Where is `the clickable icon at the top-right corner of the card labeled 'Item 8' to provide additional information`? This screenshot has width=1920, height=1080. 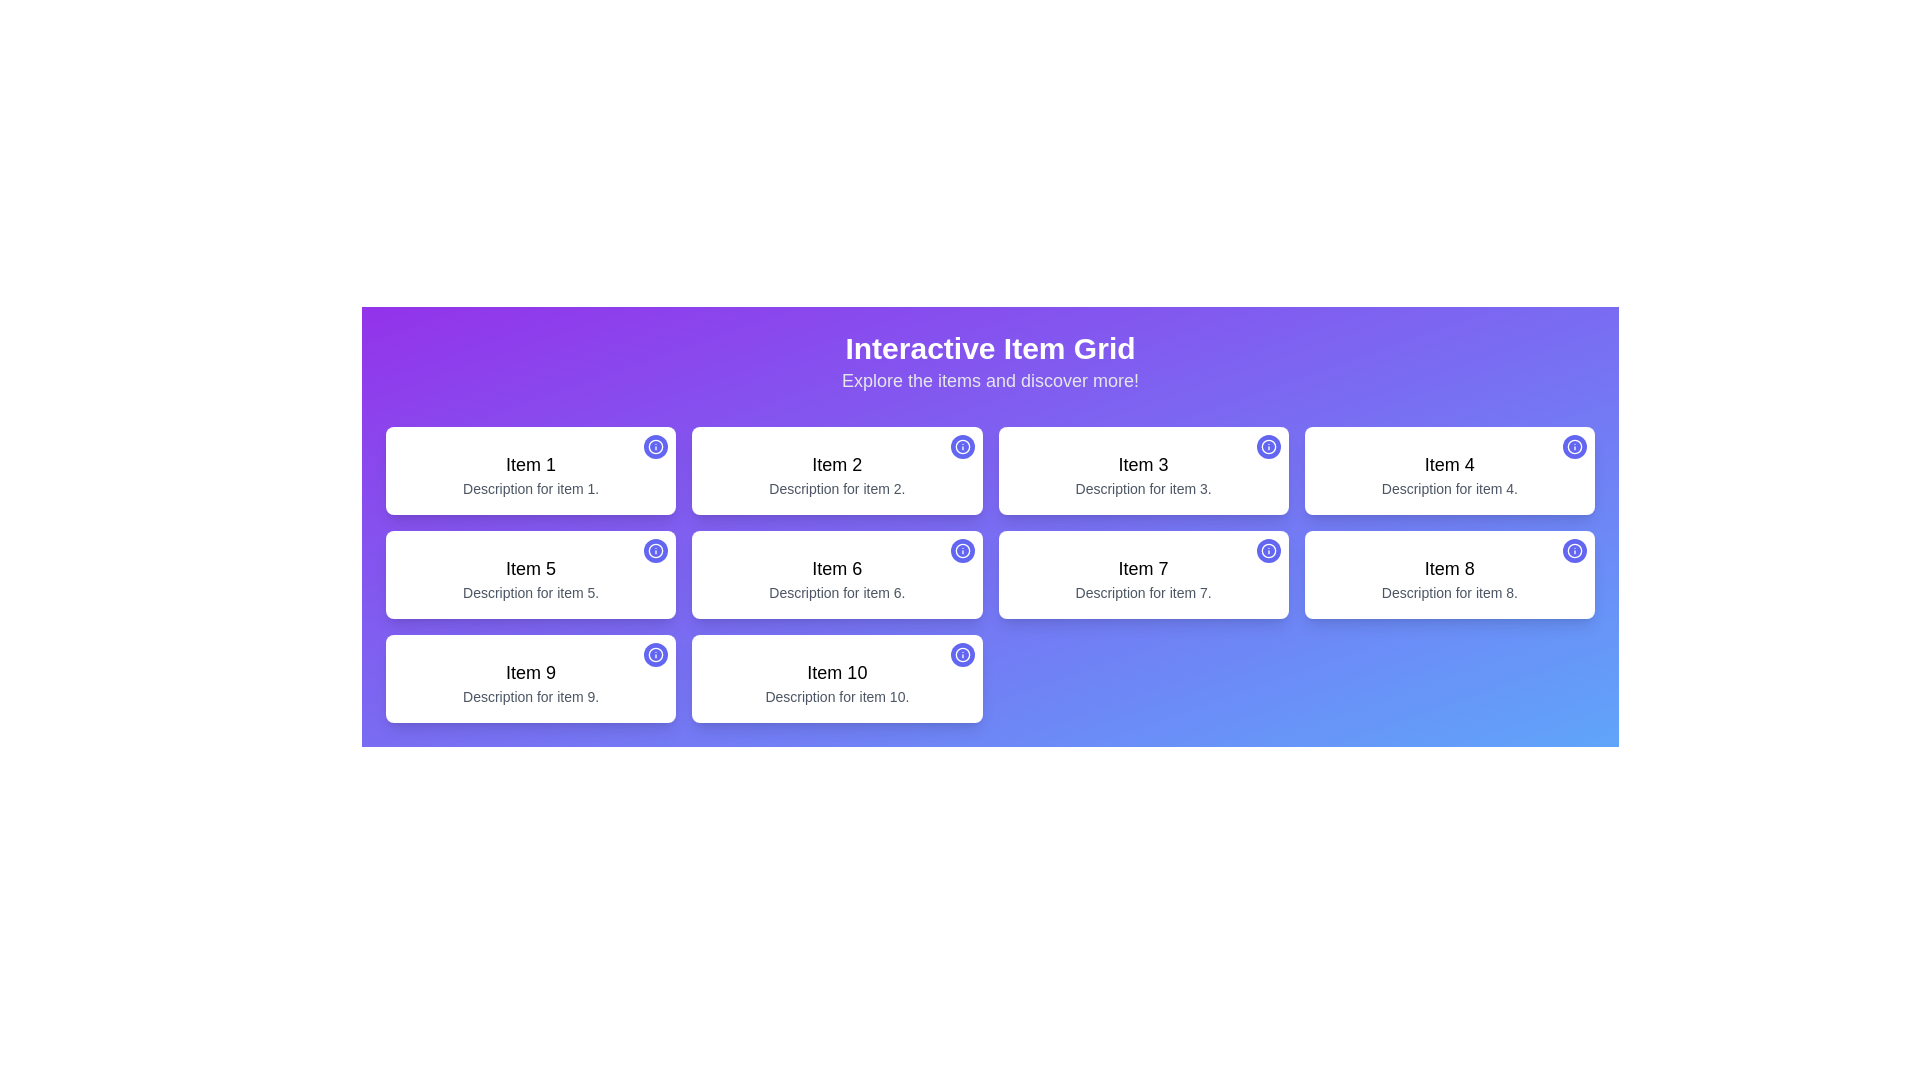
the clickable icon at the top-right corner of the card labeled 'Item 8' to provide additional information is located at coordinates (1573, 551).